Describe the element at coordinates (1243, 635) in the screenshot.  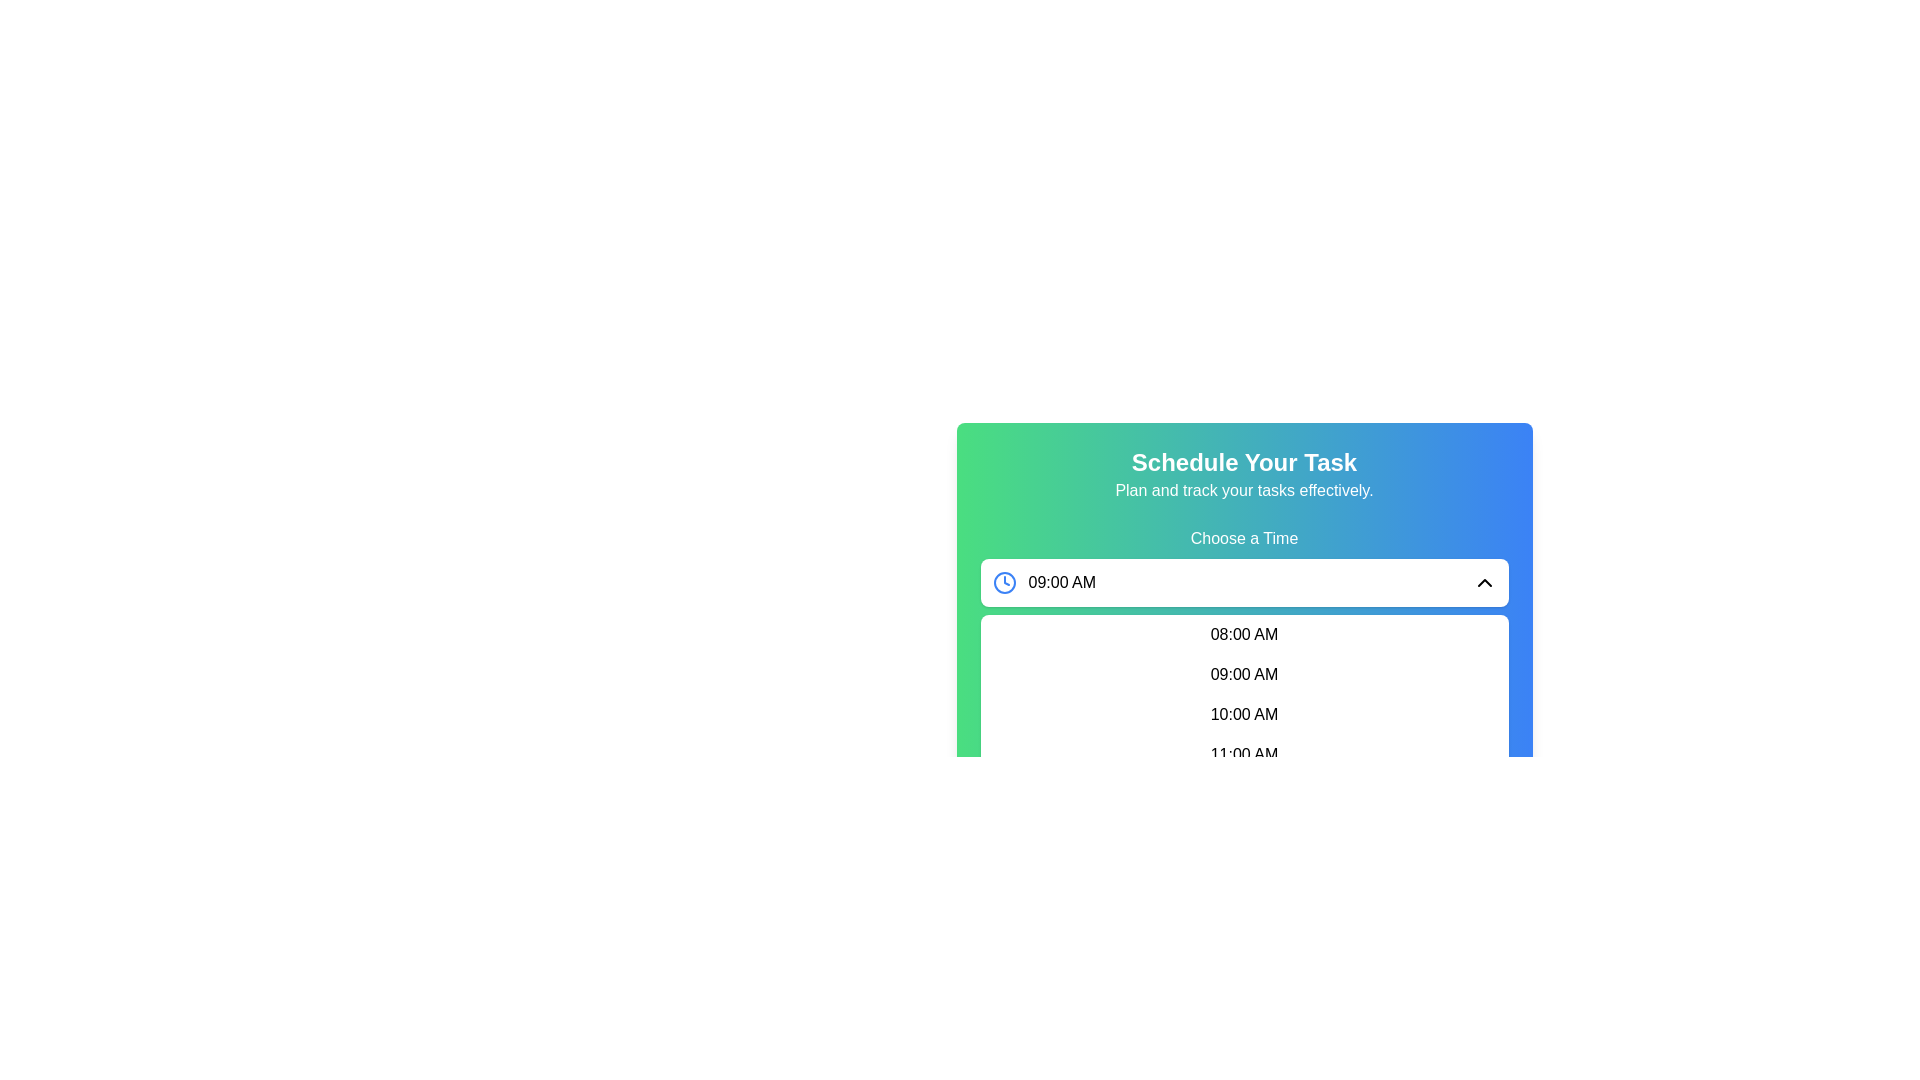
I see `the selectable list item displaying '08:00 AM', which is the first item` at that location.